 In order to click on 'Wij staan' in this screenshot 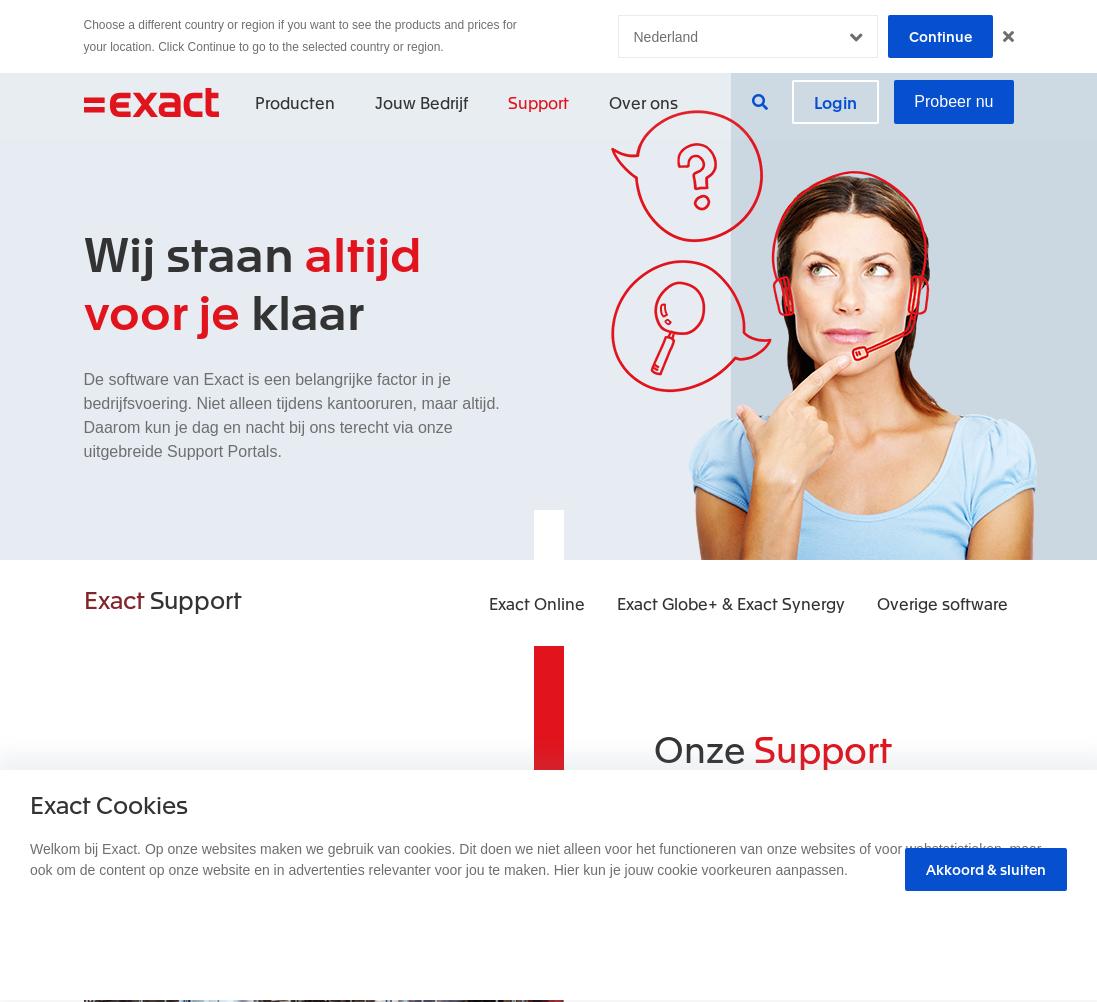, I will do `click(193, 250)`.